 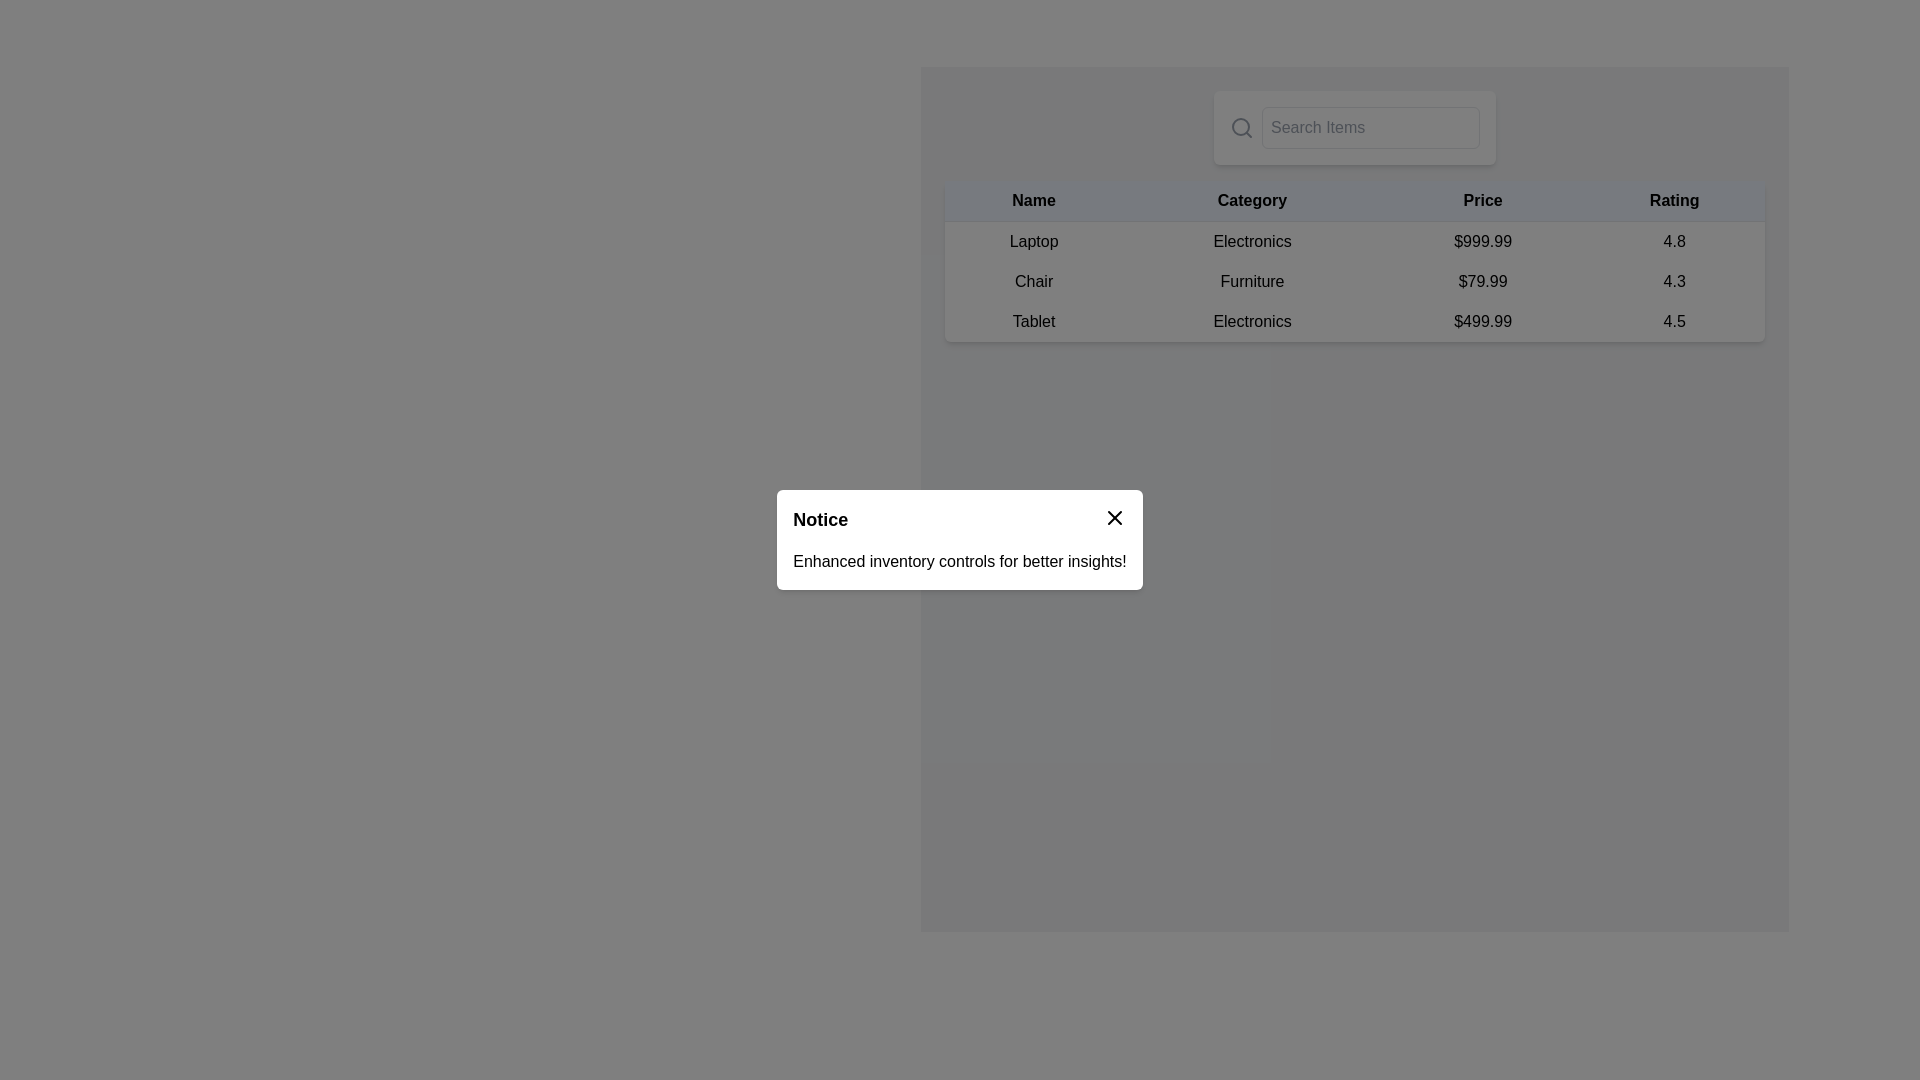 What do you see at coordinates (1251, 320) in the screenshot?
I see `the Static text displaying 'Electronics', which is positioned in the 'Category' column under the 'Tablet' row, between 'Tablet' and the price '$499.99'` at bounding box center [1251, 320].